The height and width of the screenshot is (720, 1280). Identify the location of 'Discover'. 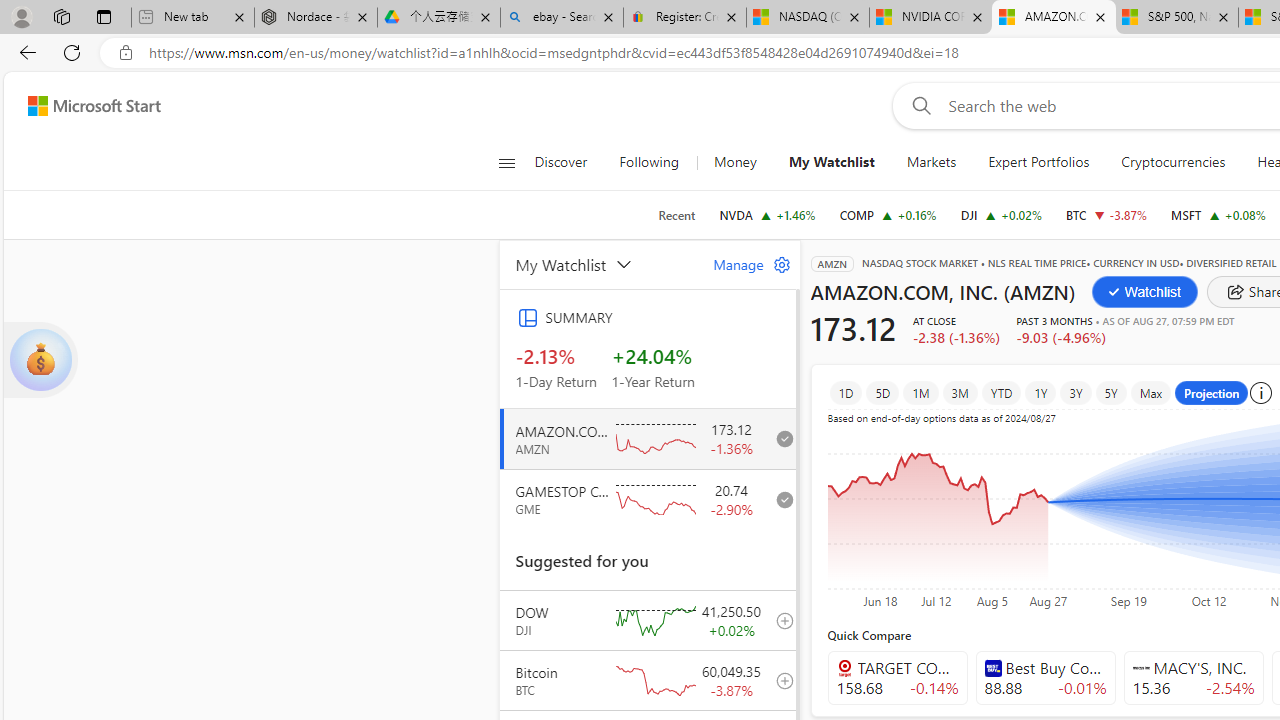
(567, 162).